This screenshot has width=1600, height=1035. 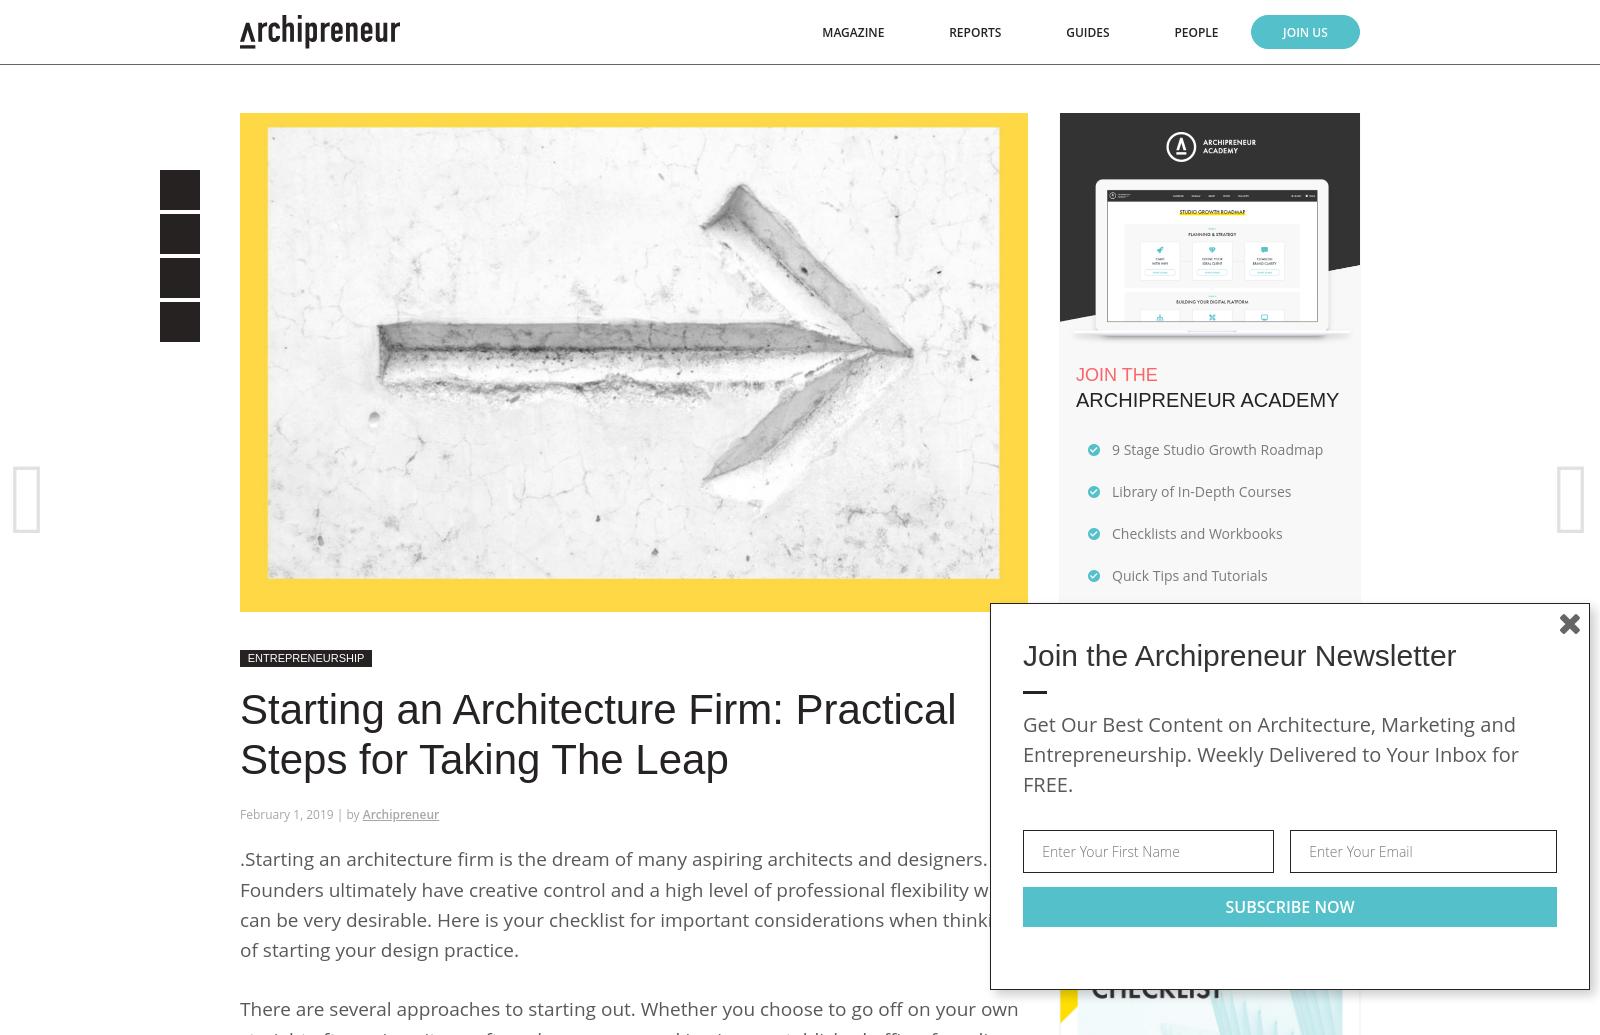 I want to click on '9 Stage Studio Growth Roadmap', so click(x=1112, y=448).